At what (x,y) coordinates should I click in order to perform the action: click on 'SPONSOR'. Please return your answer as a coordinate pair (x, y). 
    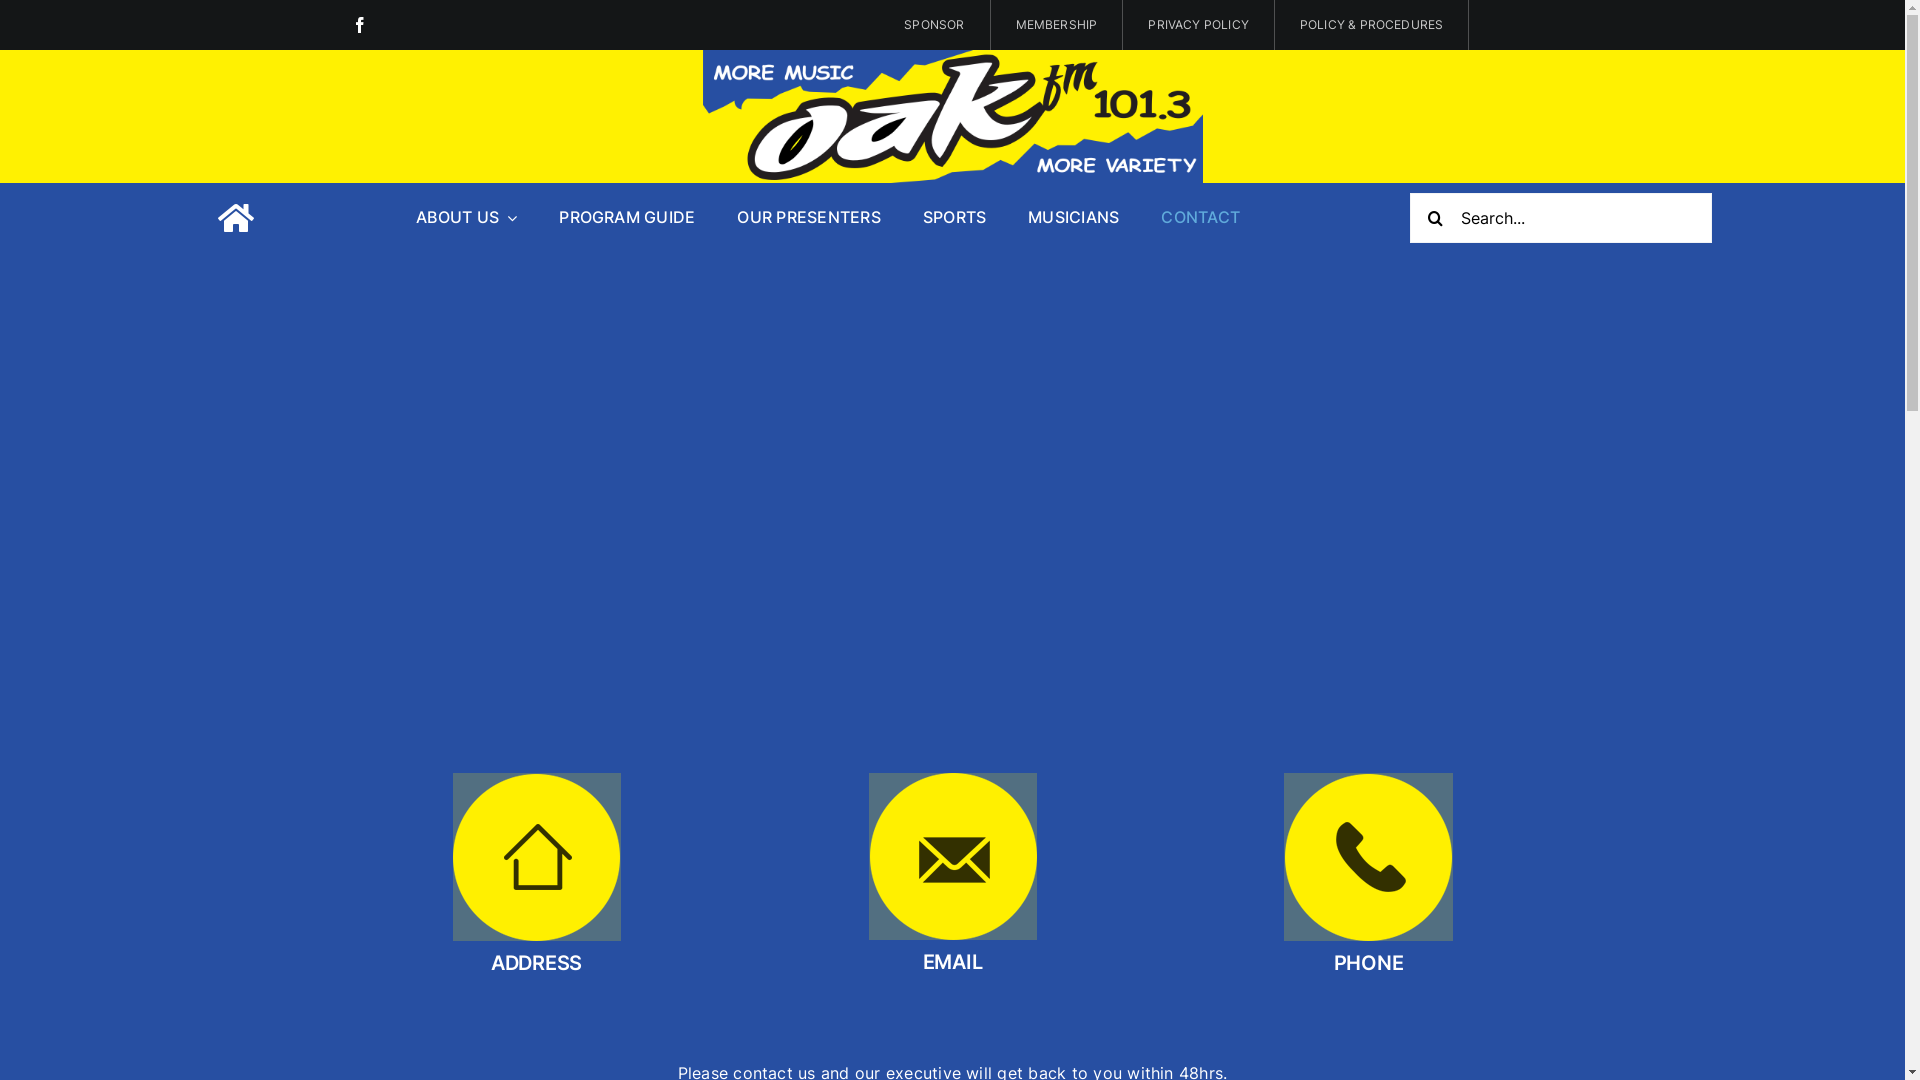
    Looking at the image, I should click on (933, 24).